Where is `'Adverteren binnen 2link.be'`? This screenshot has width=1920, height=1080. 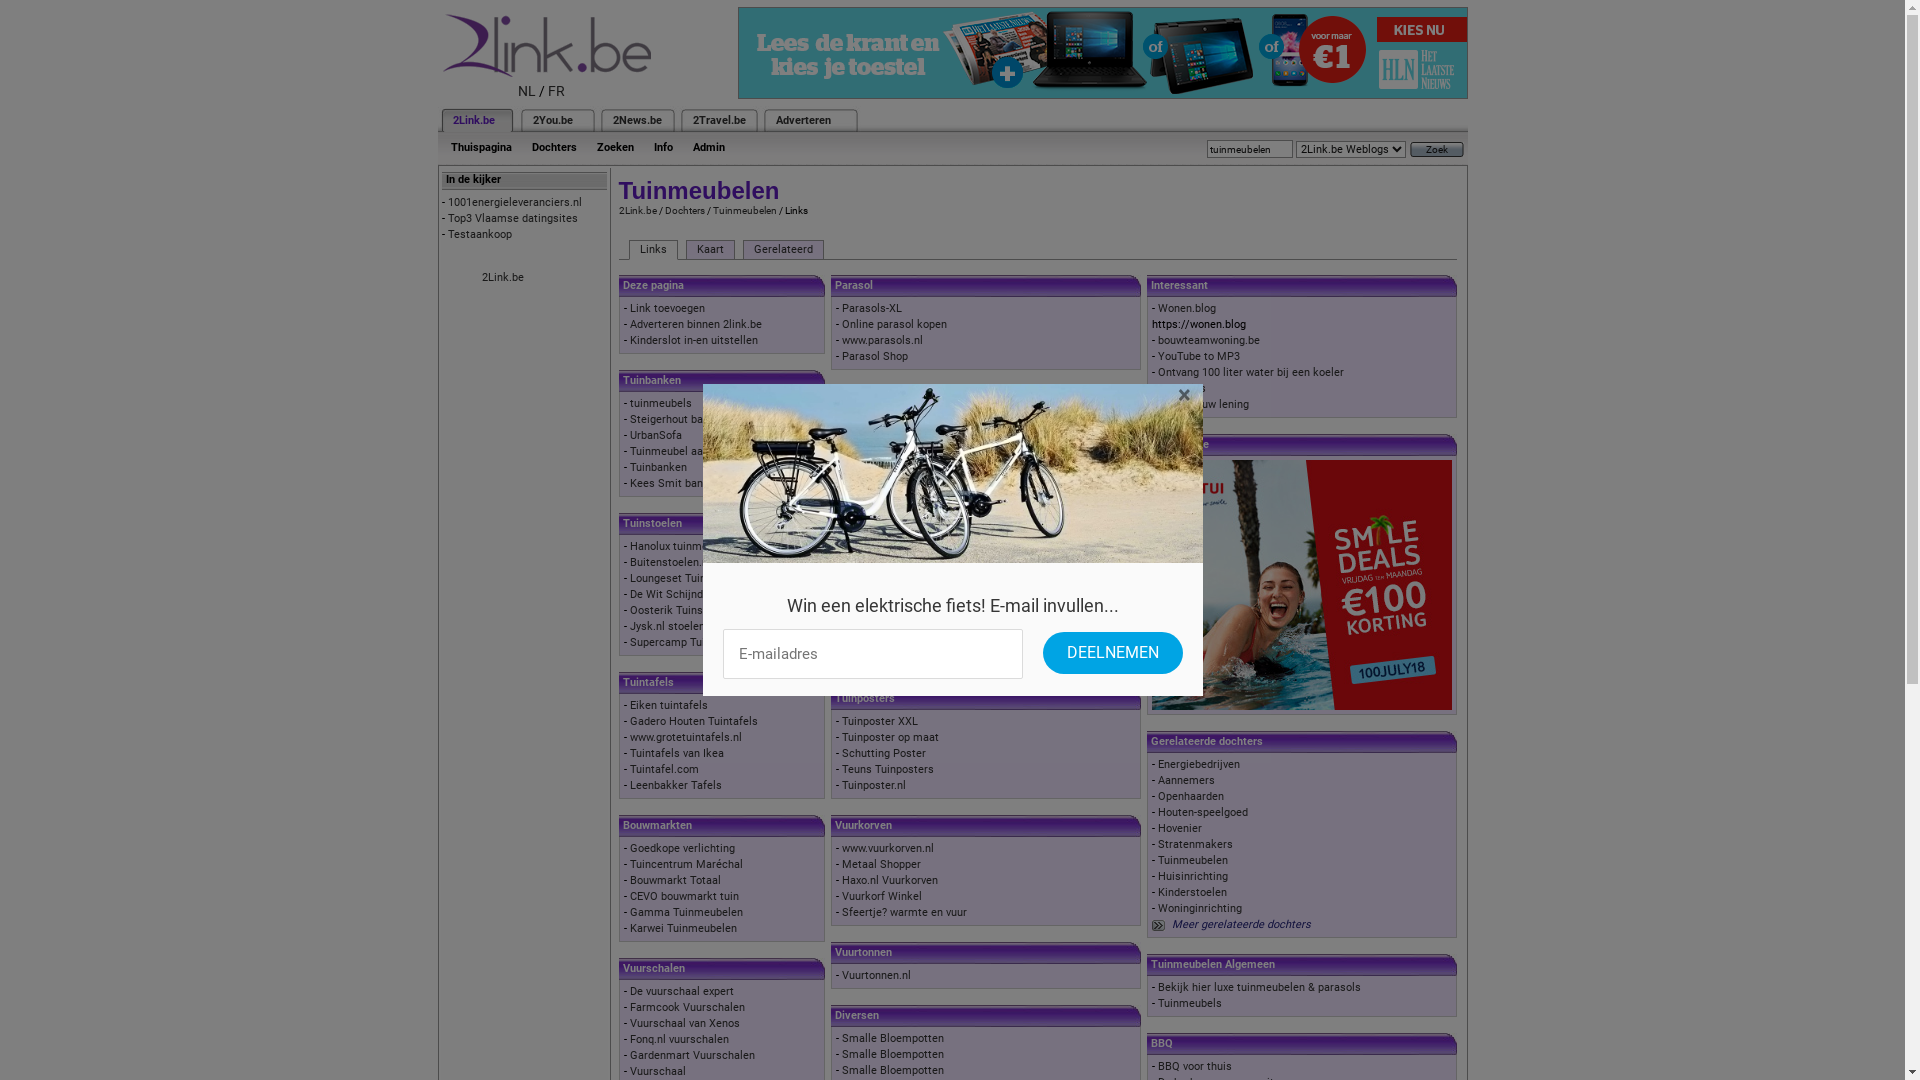 'Adverteren binnen 2link.be' is located at coordinates (696, 323).